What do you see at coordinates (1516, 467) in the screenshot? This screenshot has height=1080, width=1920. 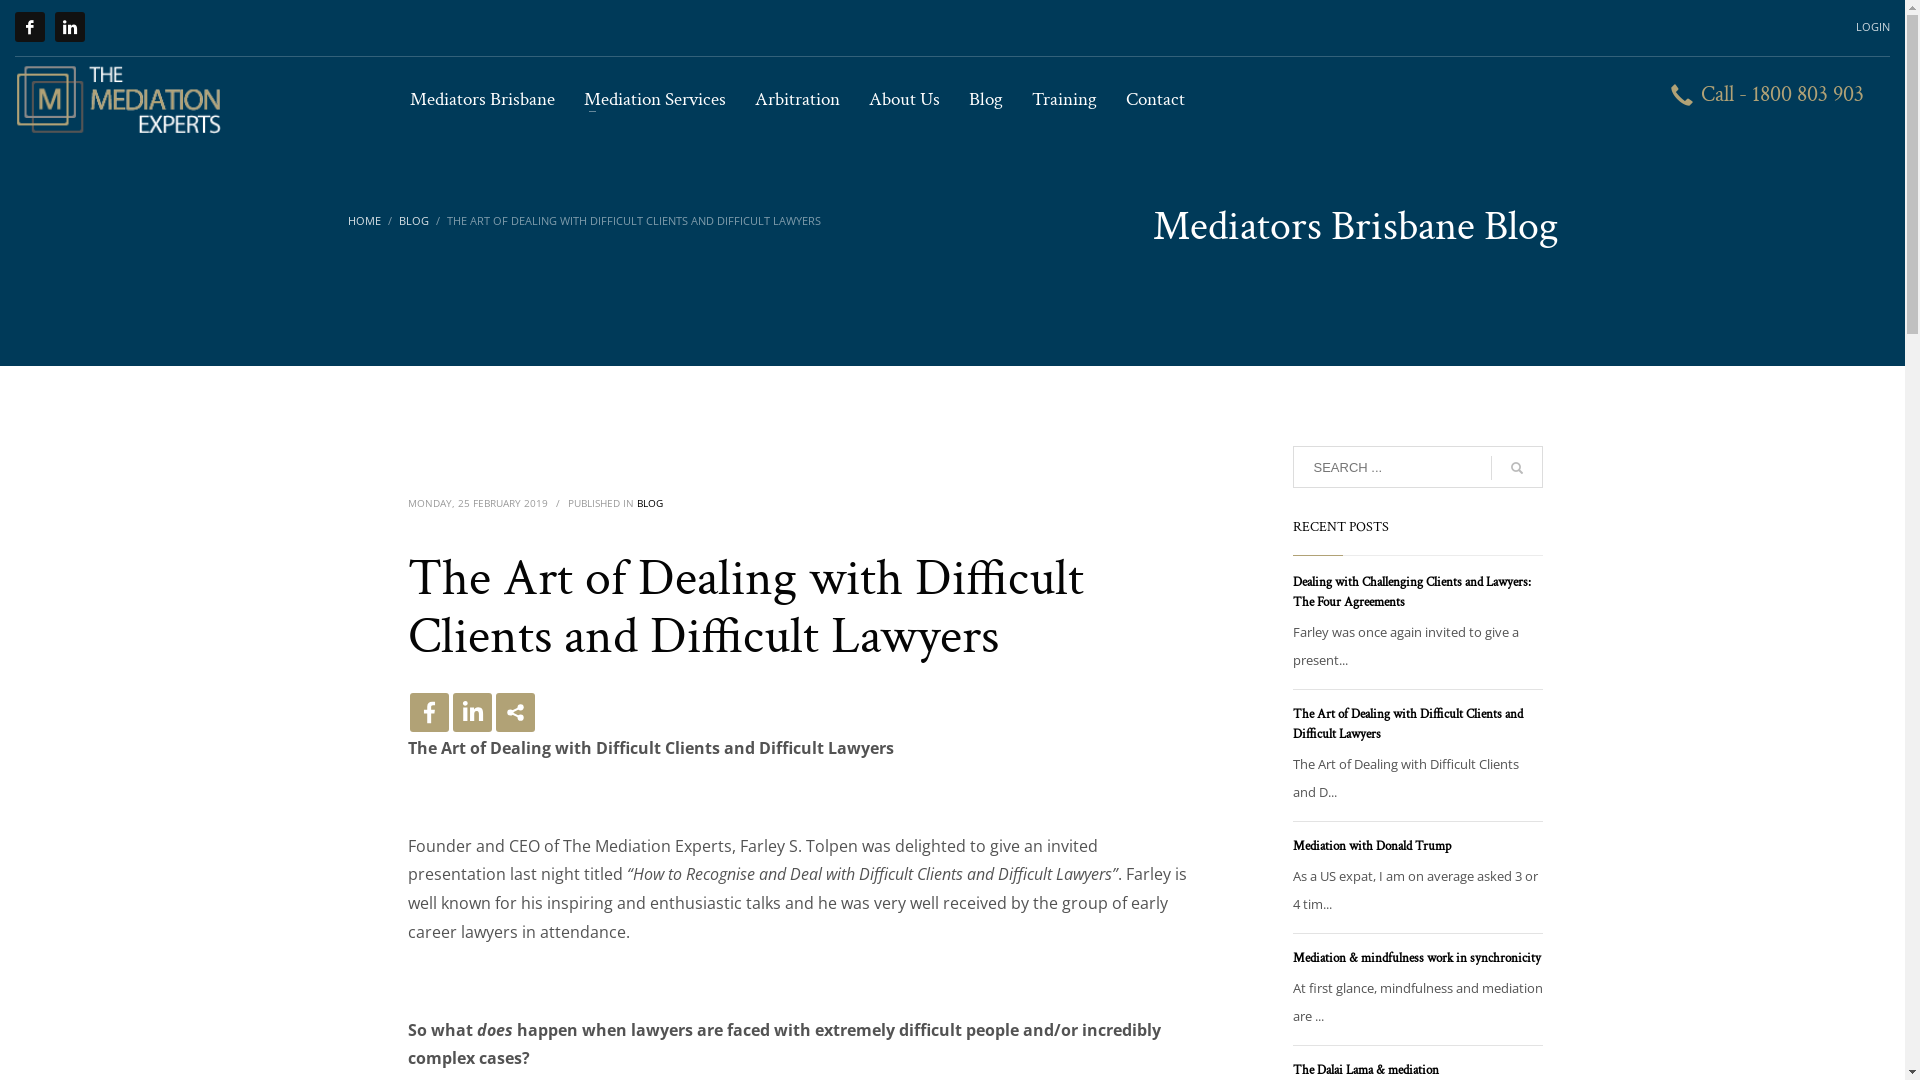 I see `'go'` at bounding box center [1516, 467].